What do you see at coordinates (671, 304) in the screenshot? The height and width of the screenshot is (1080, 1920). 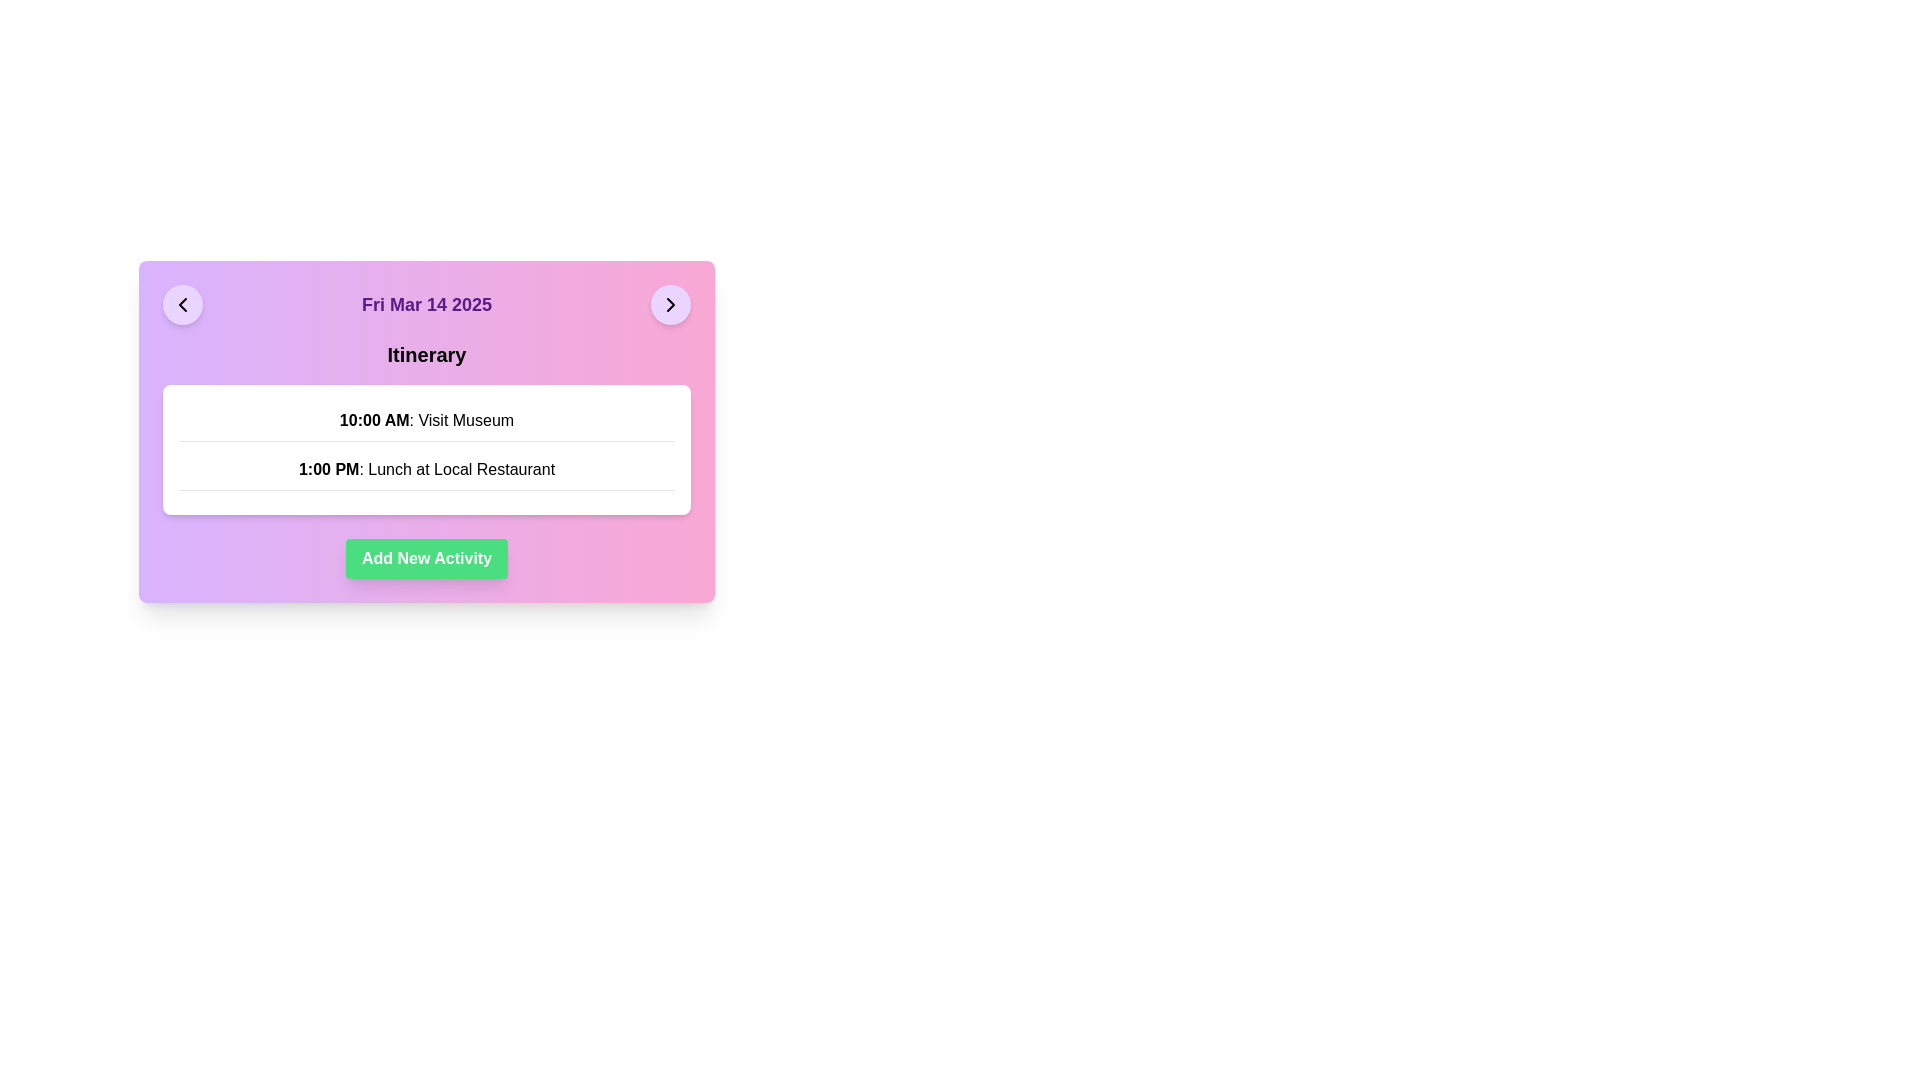 I see `the navigation button located at the top right corner of the horizontal navigation bar` at bounding box center [671, 304].